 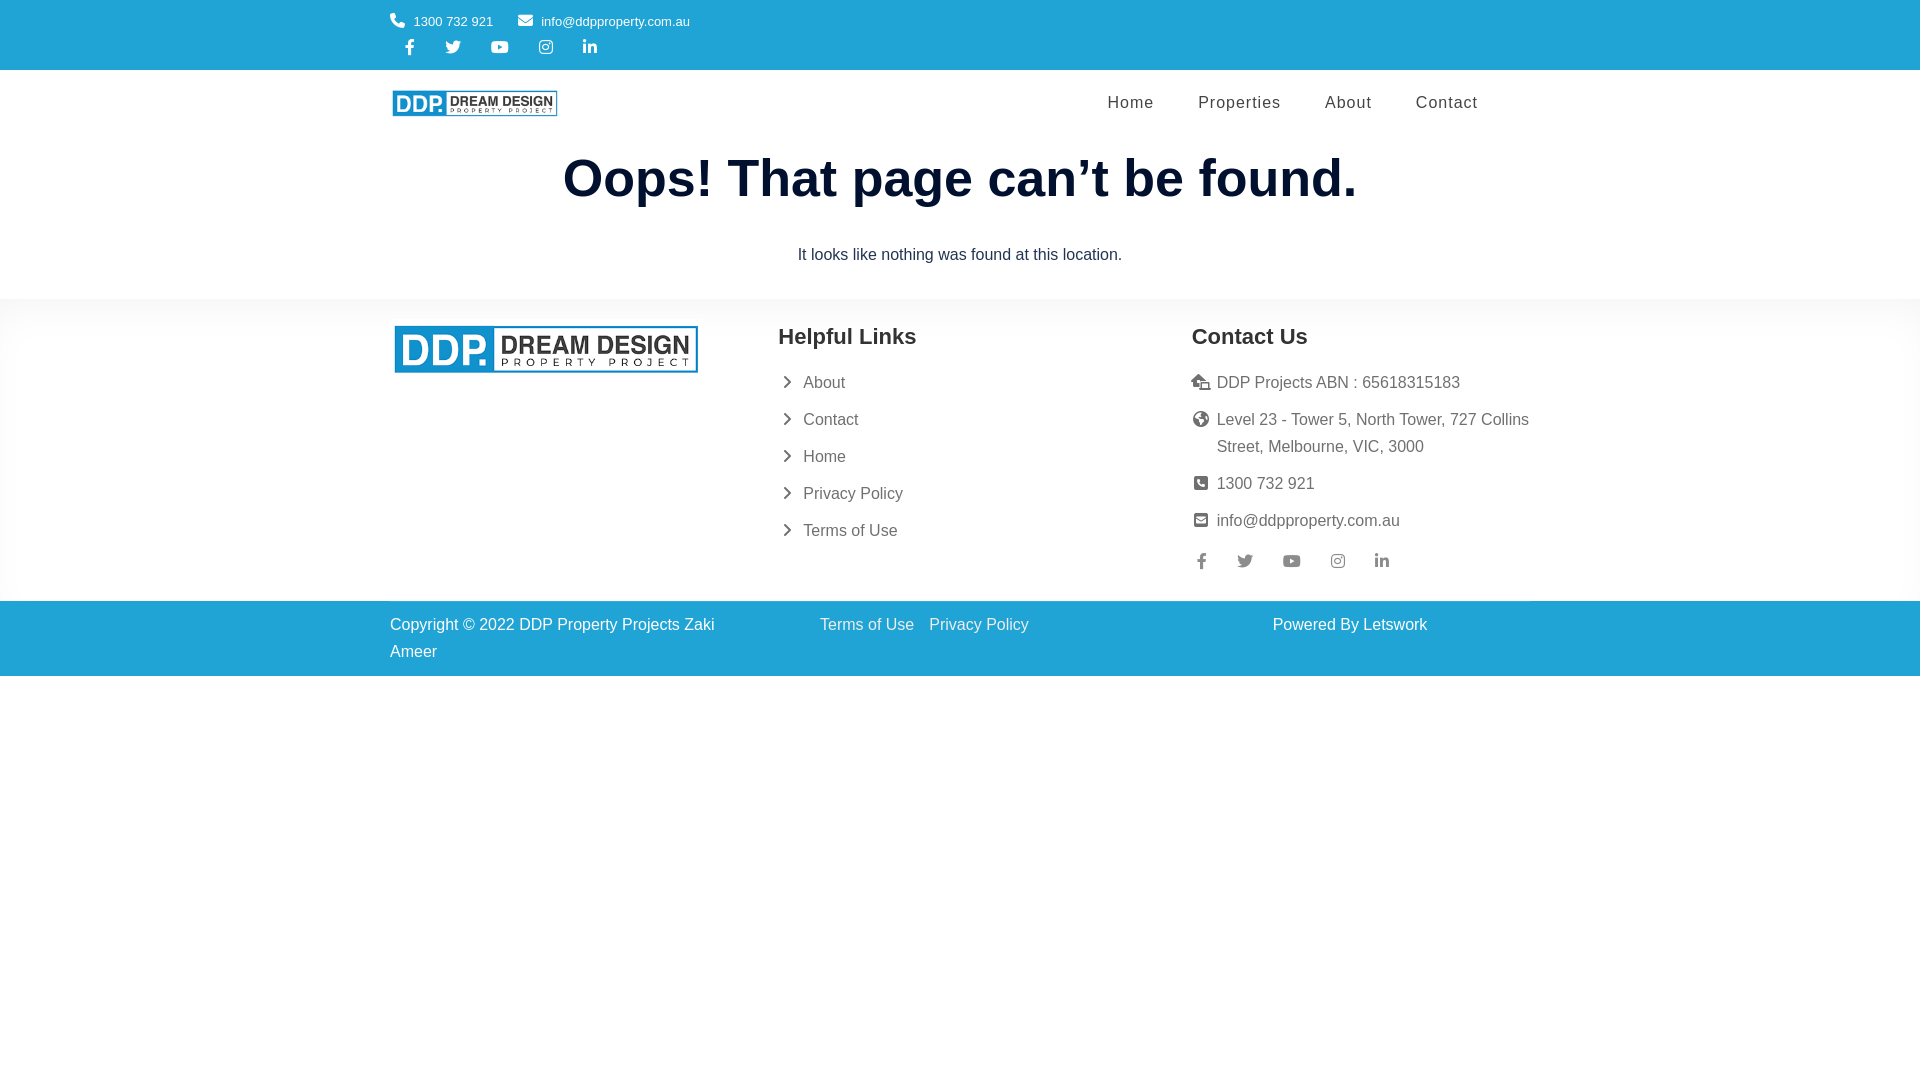 I want to click on 'Letswork', so click(x=1394, y=623).